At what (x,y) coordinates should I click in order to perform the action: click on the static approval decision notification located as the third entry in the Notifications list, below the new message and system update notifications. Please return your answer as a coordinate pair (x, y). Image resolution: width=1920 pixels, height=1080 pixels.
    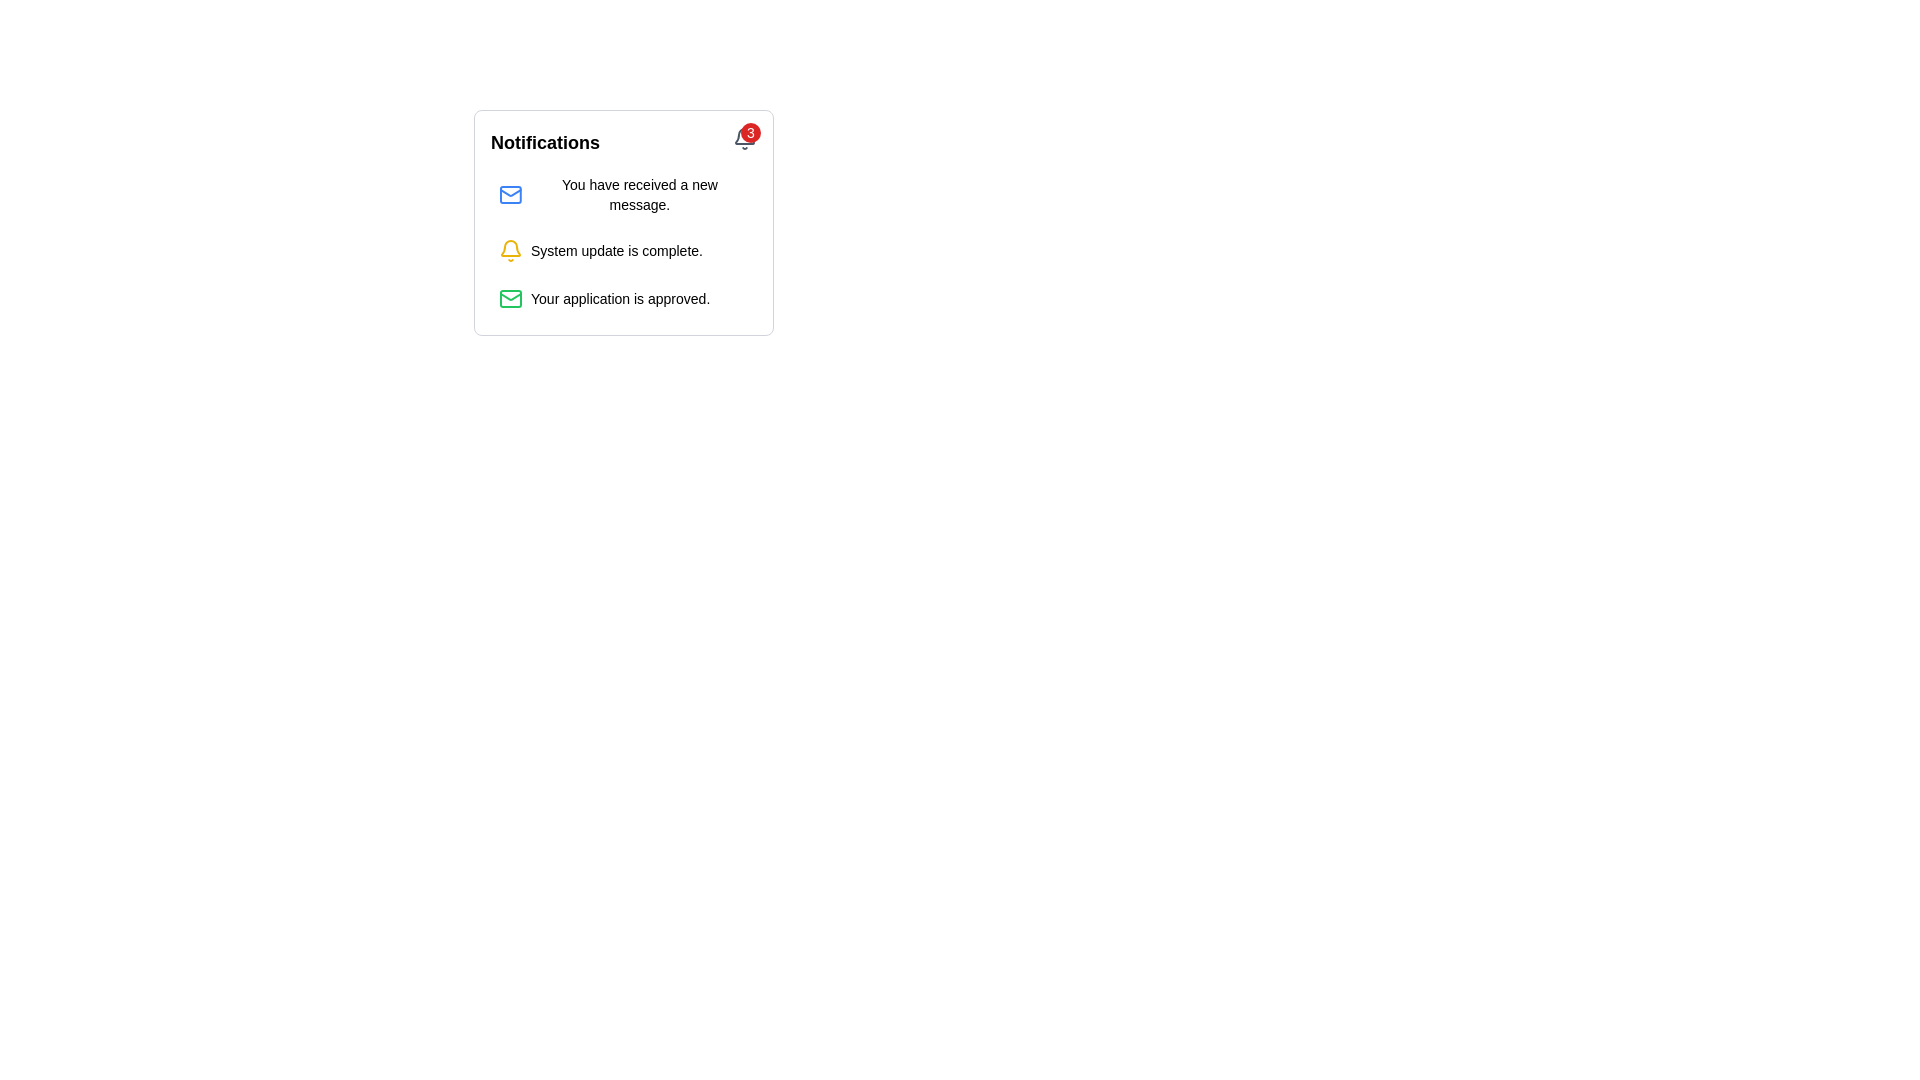
    Looking at the image, I should click on (623, 299).